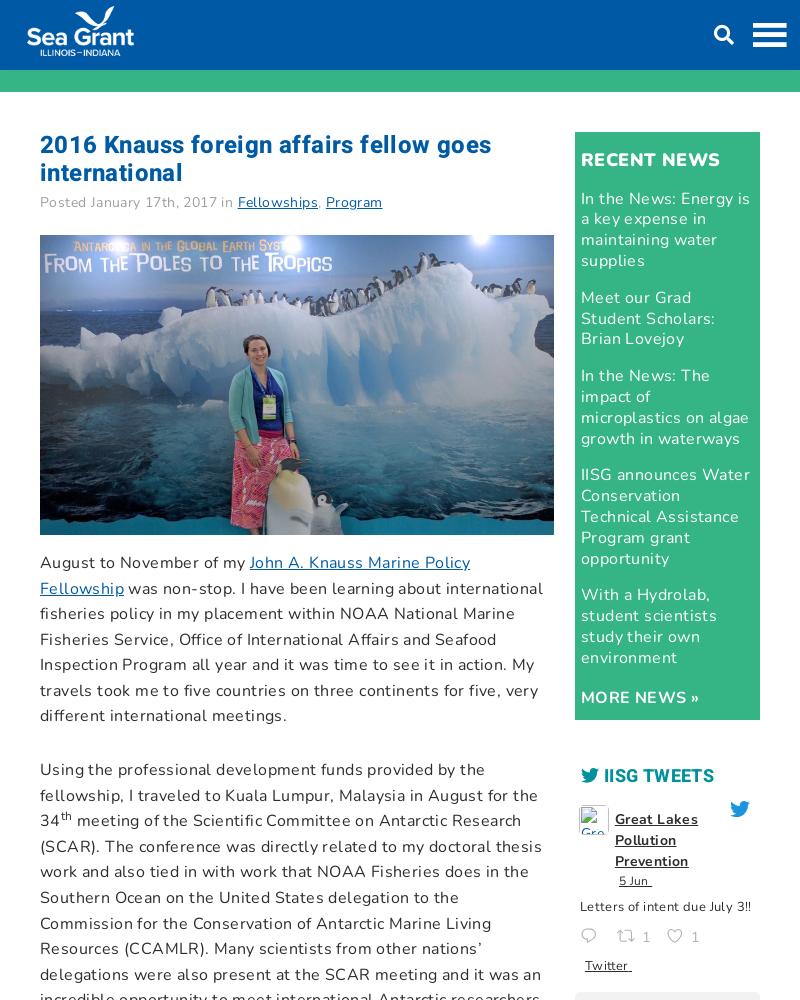 The image size is (800, 1000). What do you see at coordinates (579, 843) in the screenshot?
I see `';'` at bounding box center [579, 843].